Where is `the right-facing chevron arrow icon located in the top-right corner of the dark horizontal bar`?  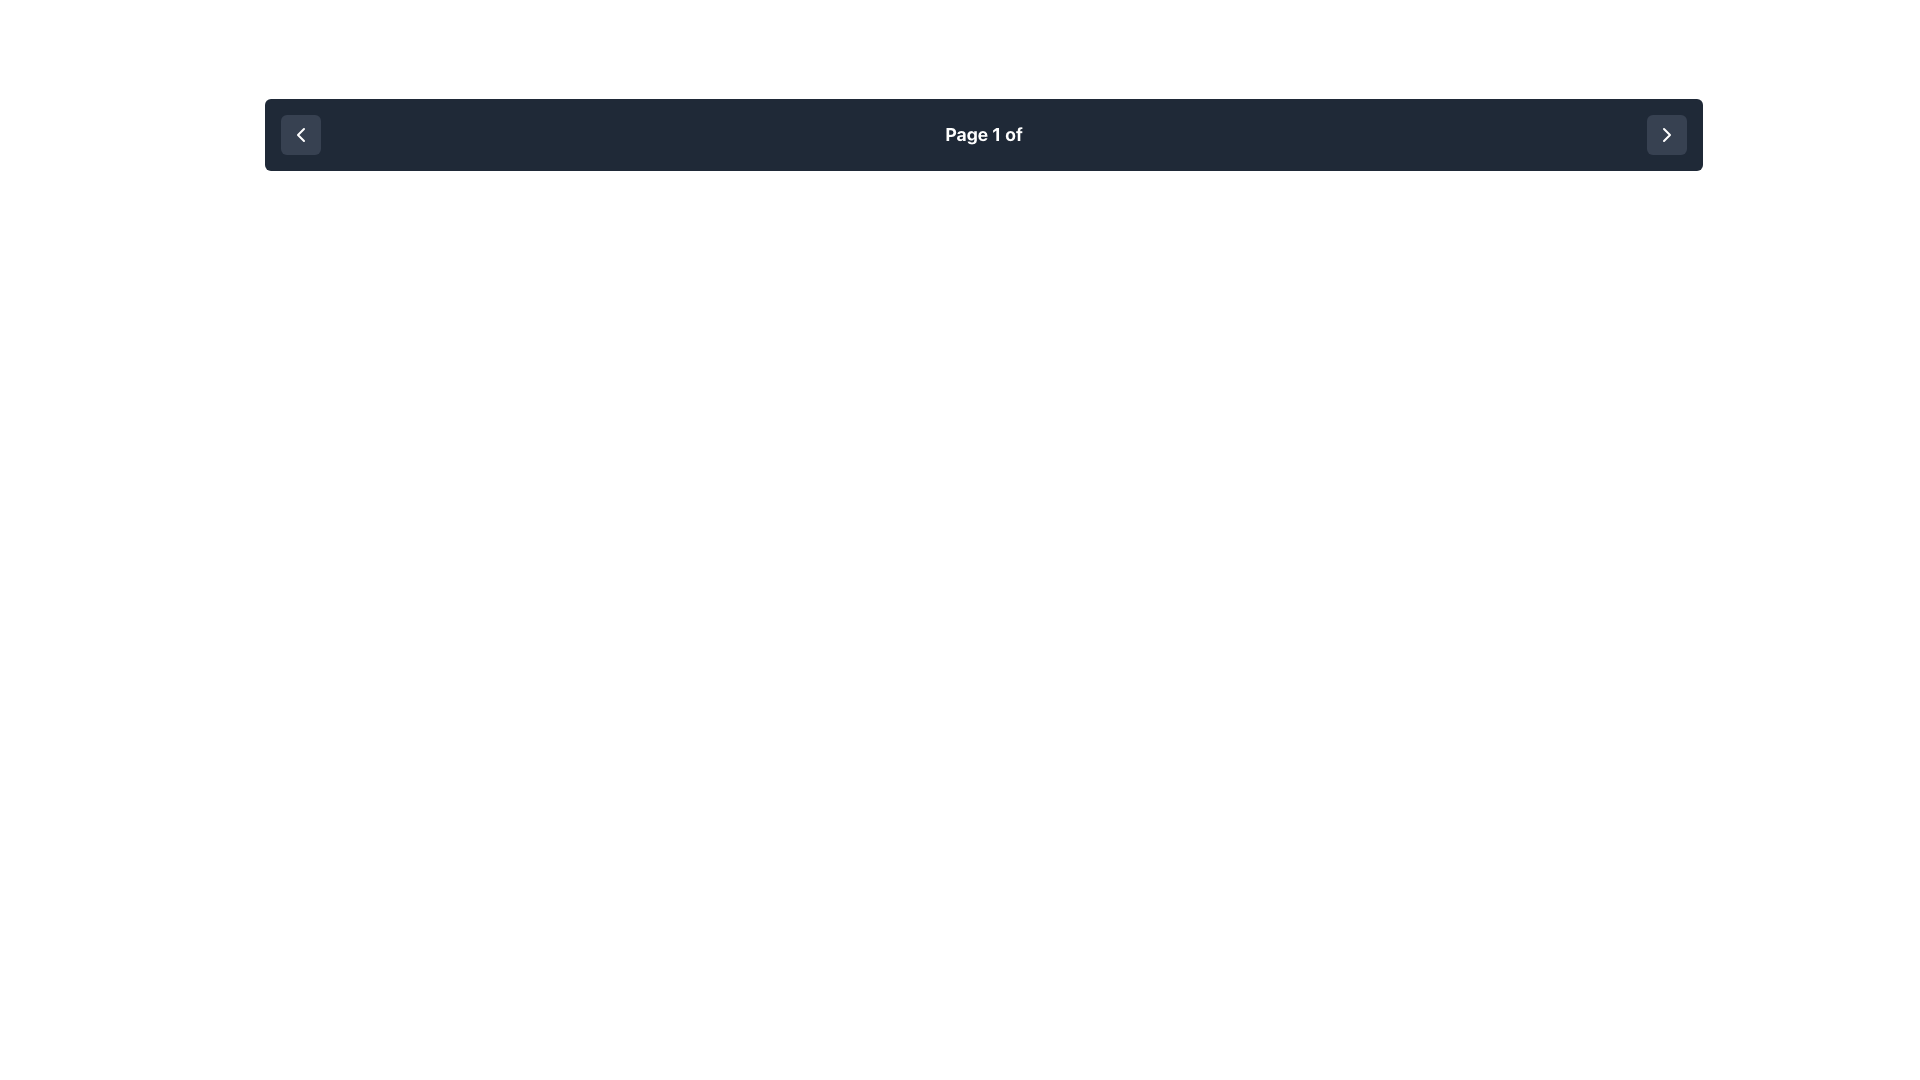 the right-facing chevron arrow icon located in the top-right corner of the dark horizontal bar is located at coordinates (1666, 135).